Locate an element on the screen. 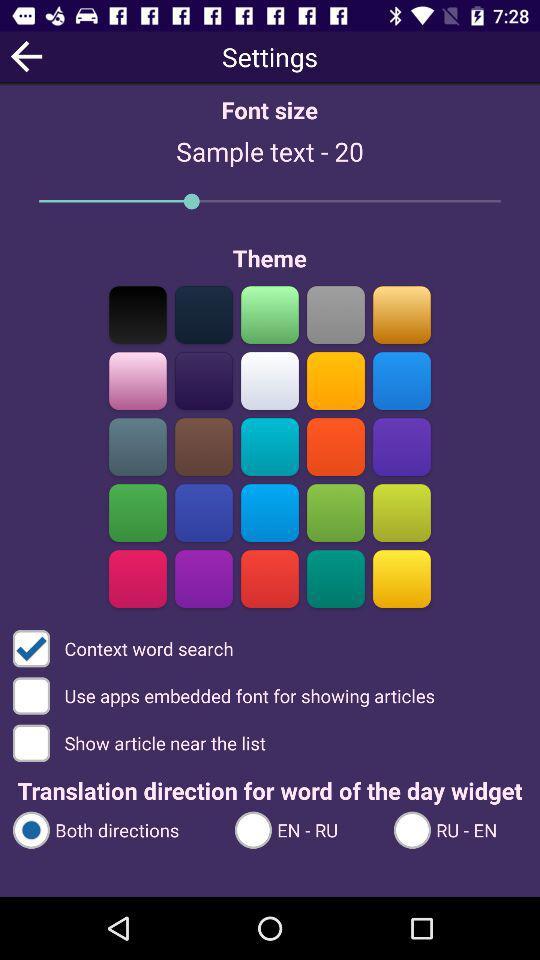 This screenshot has width=540, height=960. back is located at coordinates (25, 55).